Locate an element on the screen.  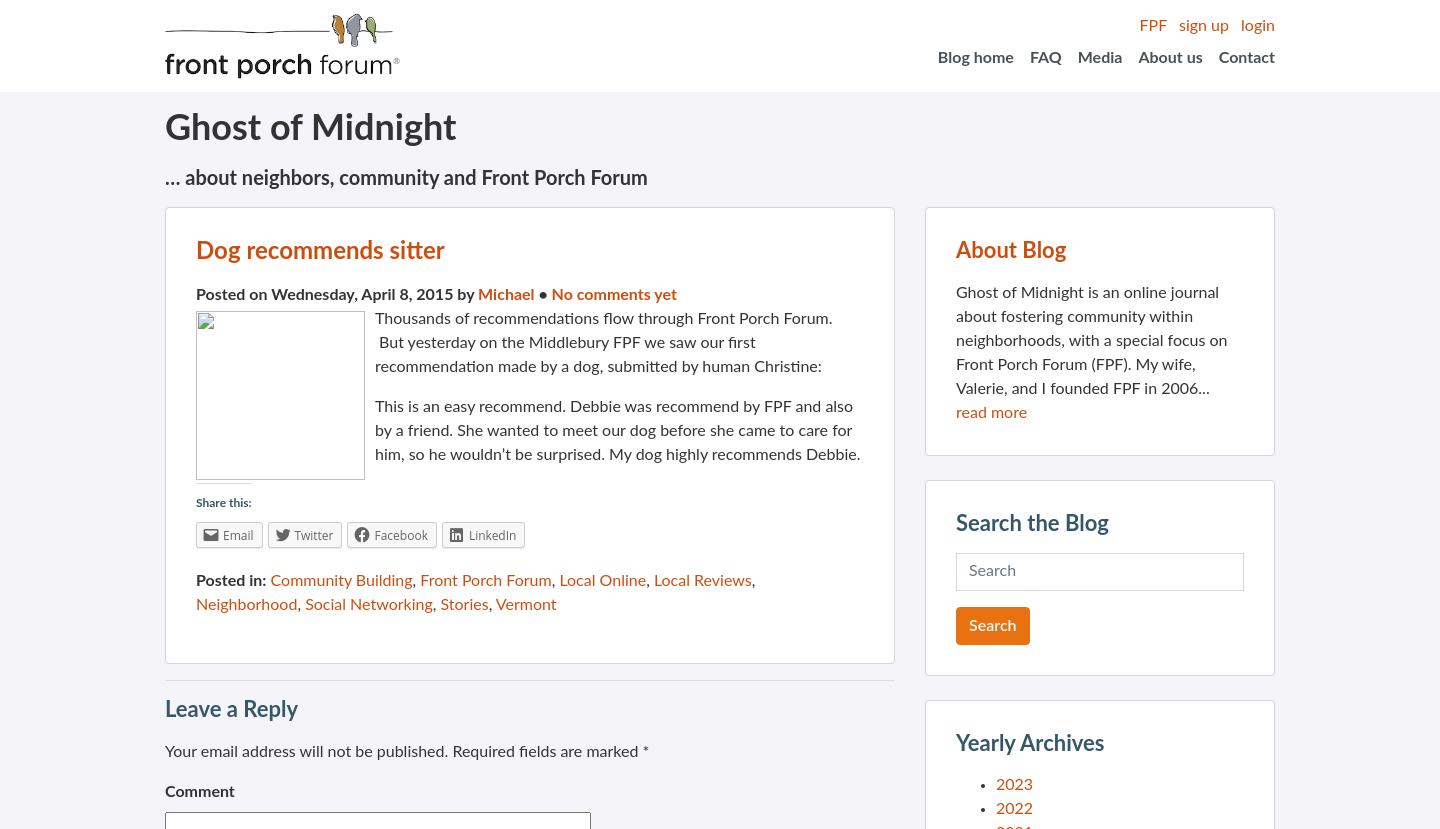
'Comment' is located at coordinates (199, 791).